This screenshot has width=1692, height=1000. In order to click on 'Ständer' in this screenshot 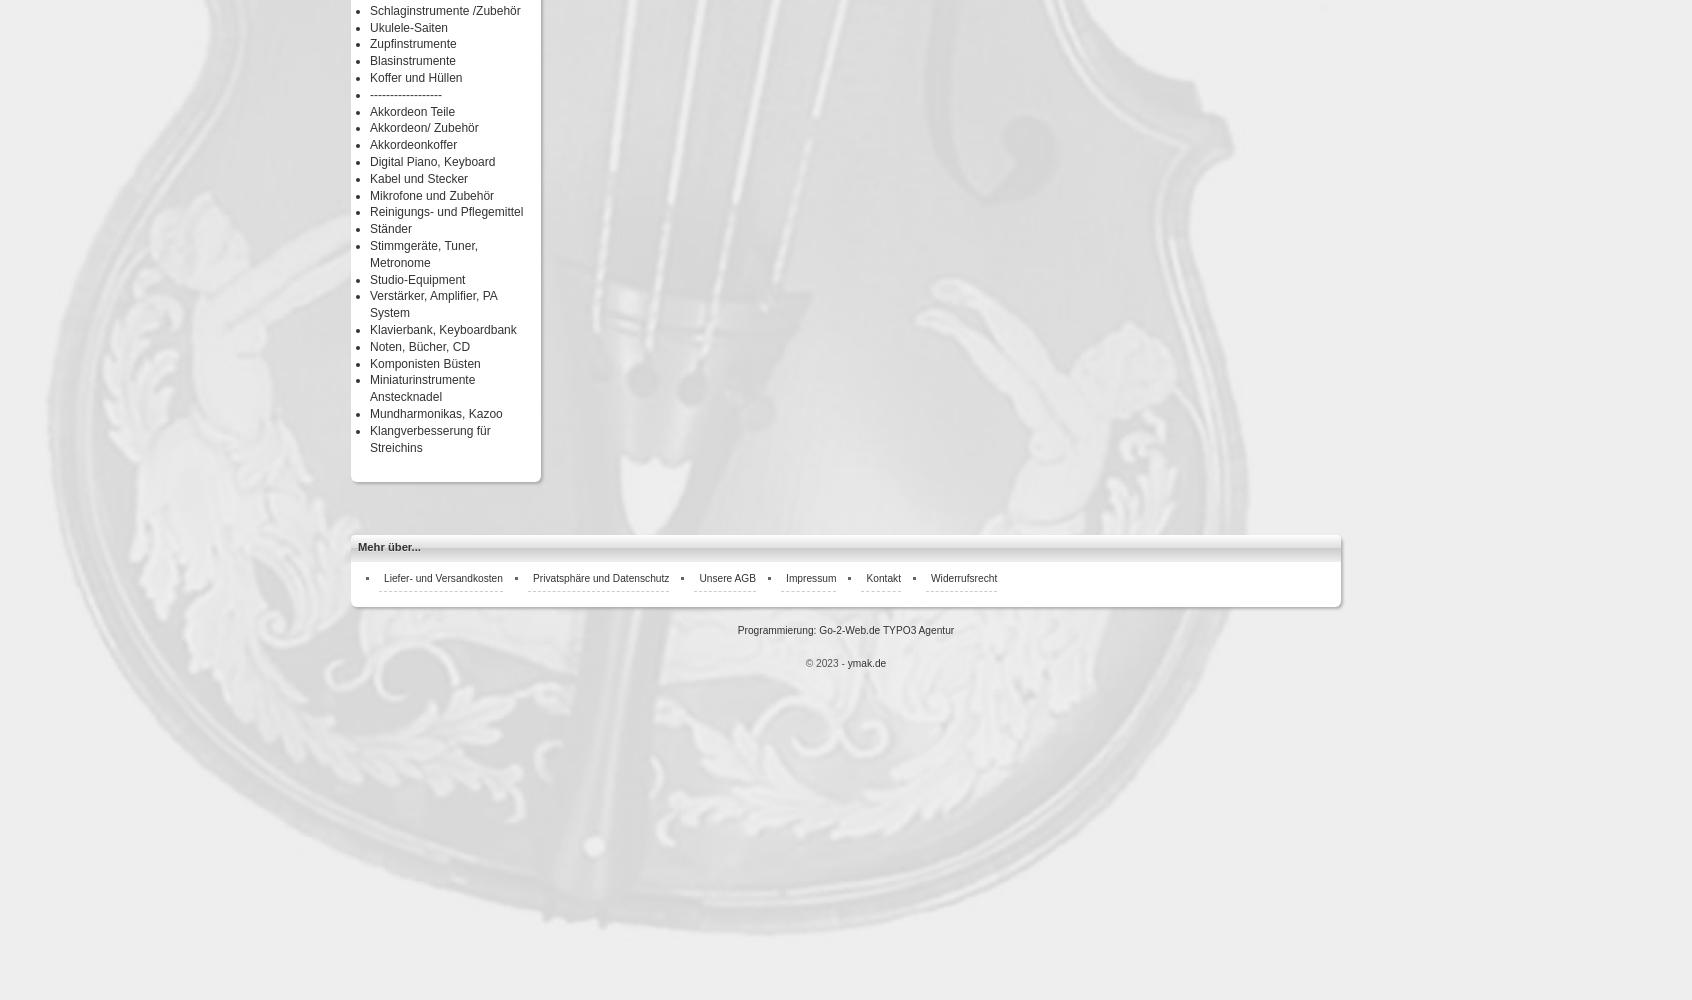, I will do `click(391, 228)`.